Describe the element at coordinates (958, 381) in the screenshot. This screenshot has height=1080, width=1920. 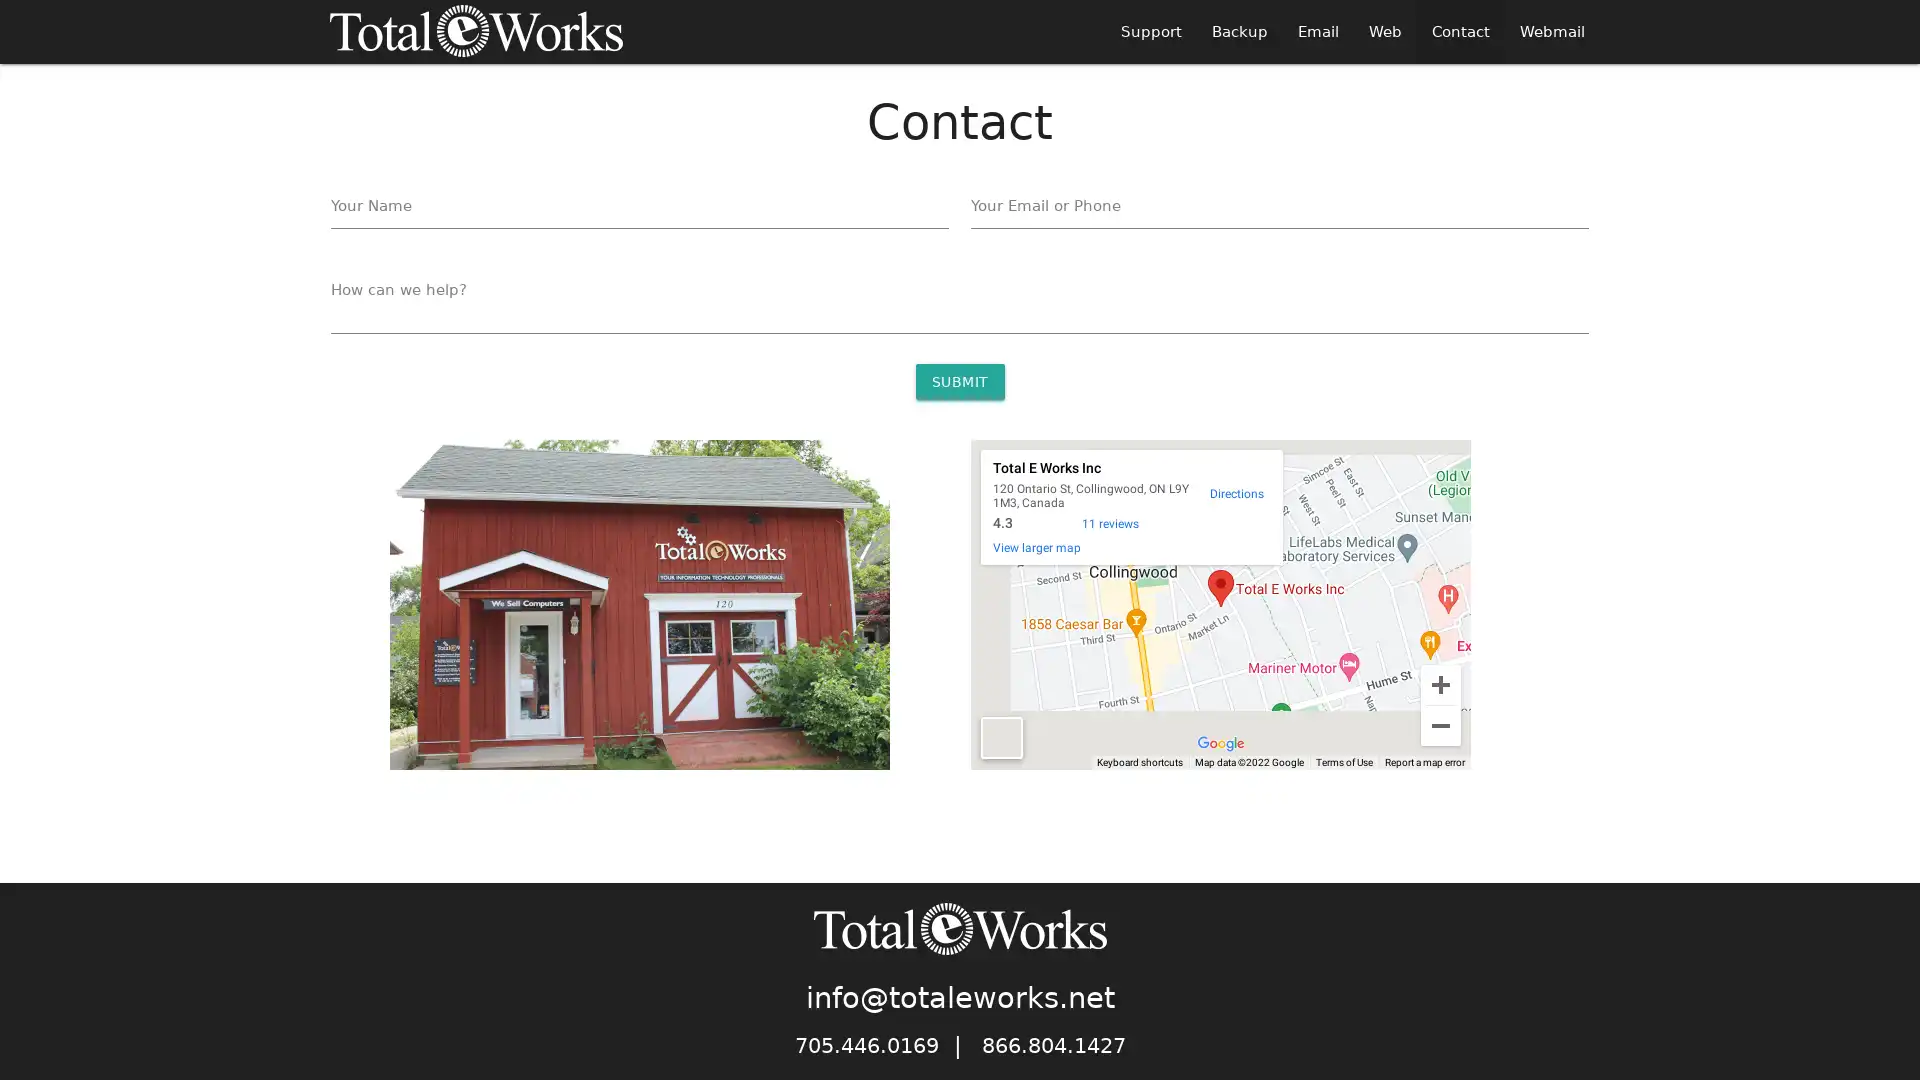
I see `SUBMIT` at that location.